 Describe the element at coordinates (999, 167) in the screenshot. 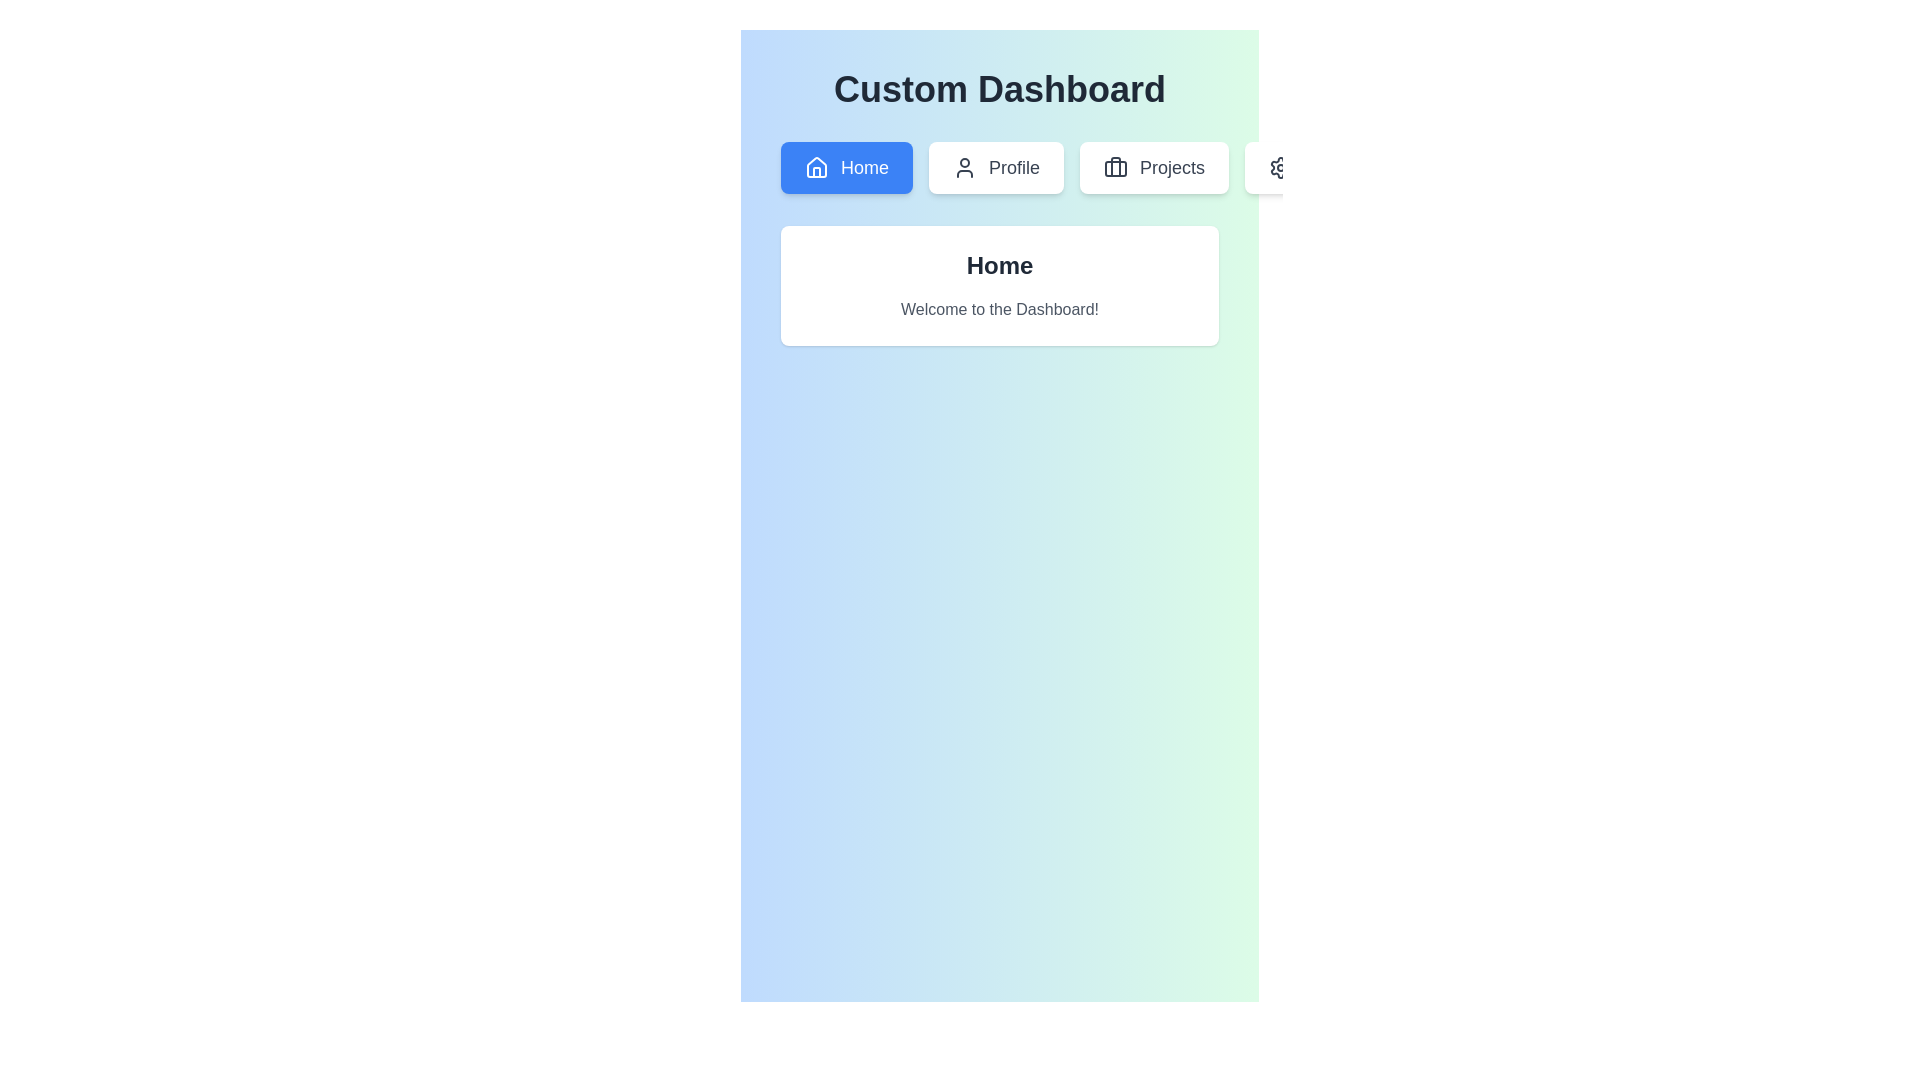

I see `the 'Profile' navigation button located in the horizontal navigation bar below the 'Custom Dashboard' heading` at that location.